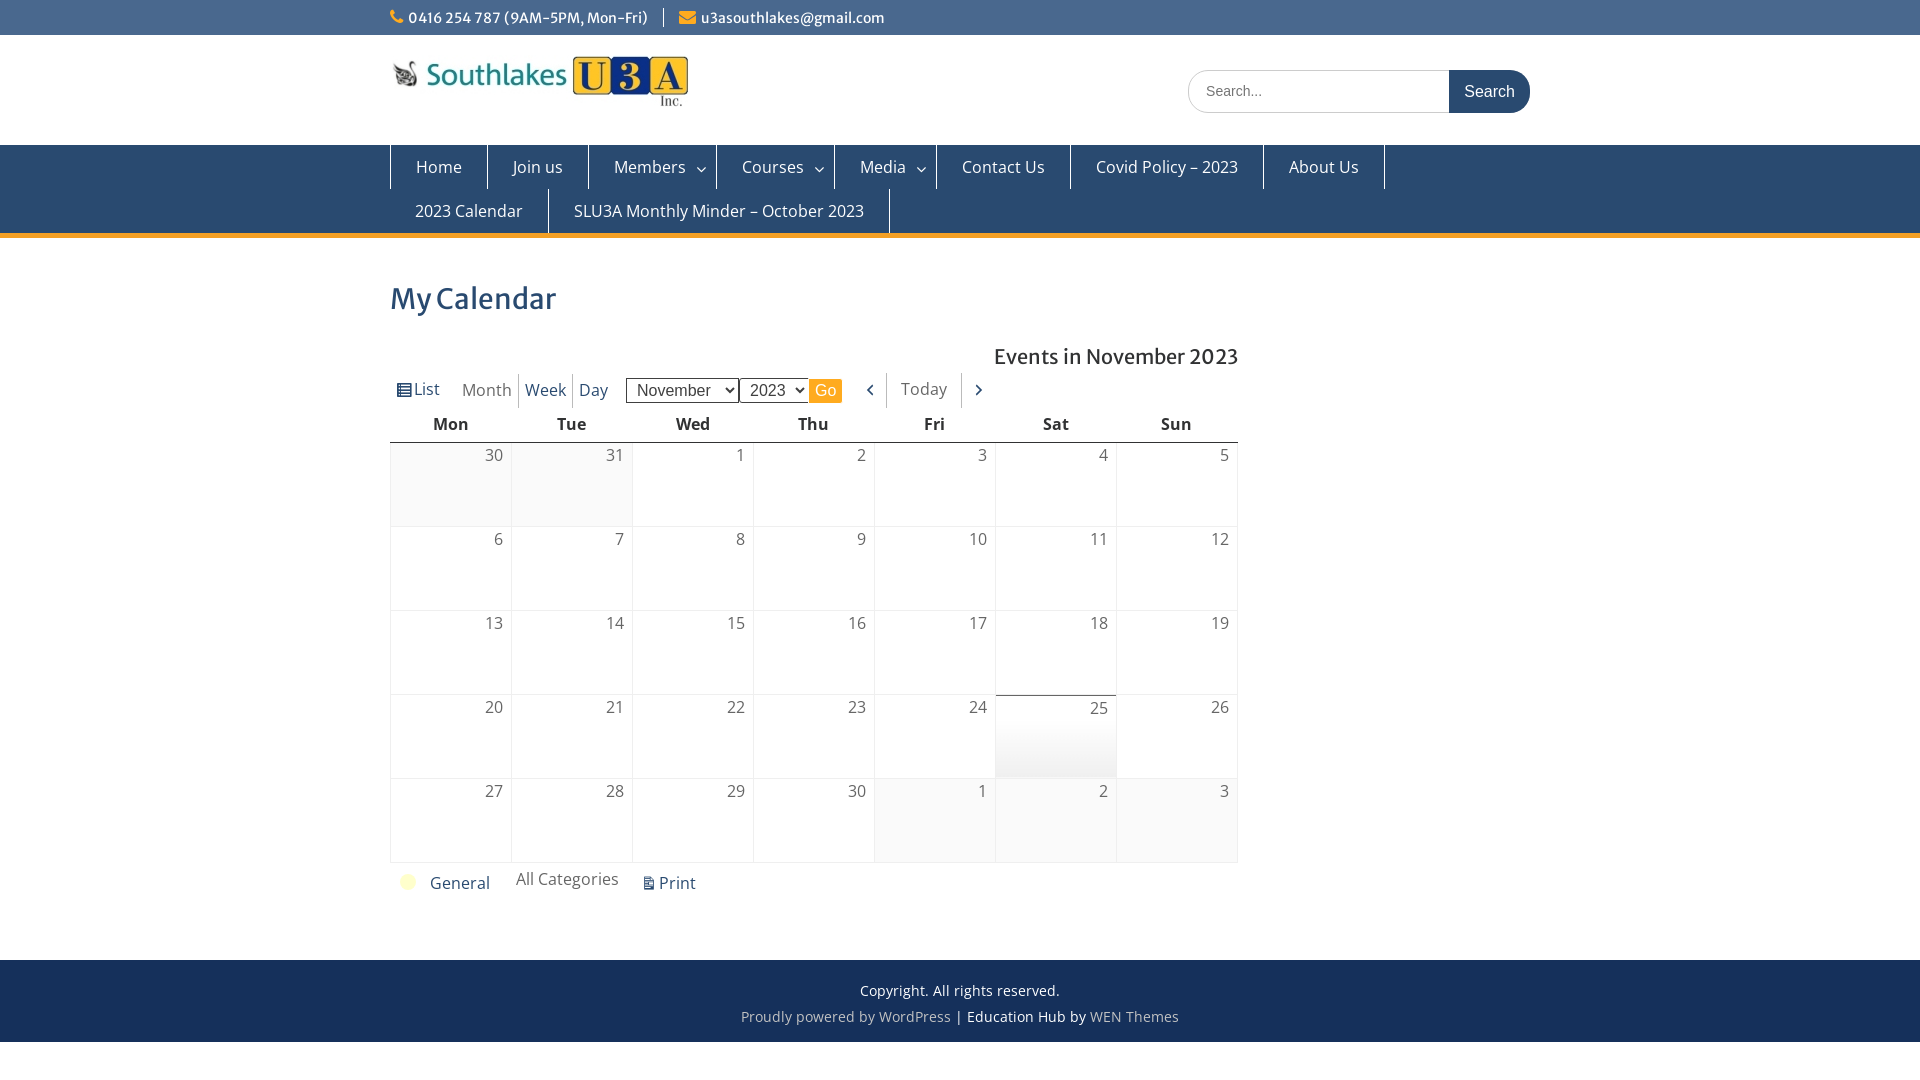 This screenshot has height=1080, width=1920. Describe the element at coordinates (791, 18) in the screenshot. I see `'u3asouthlakes@gmail.com'` at that location.